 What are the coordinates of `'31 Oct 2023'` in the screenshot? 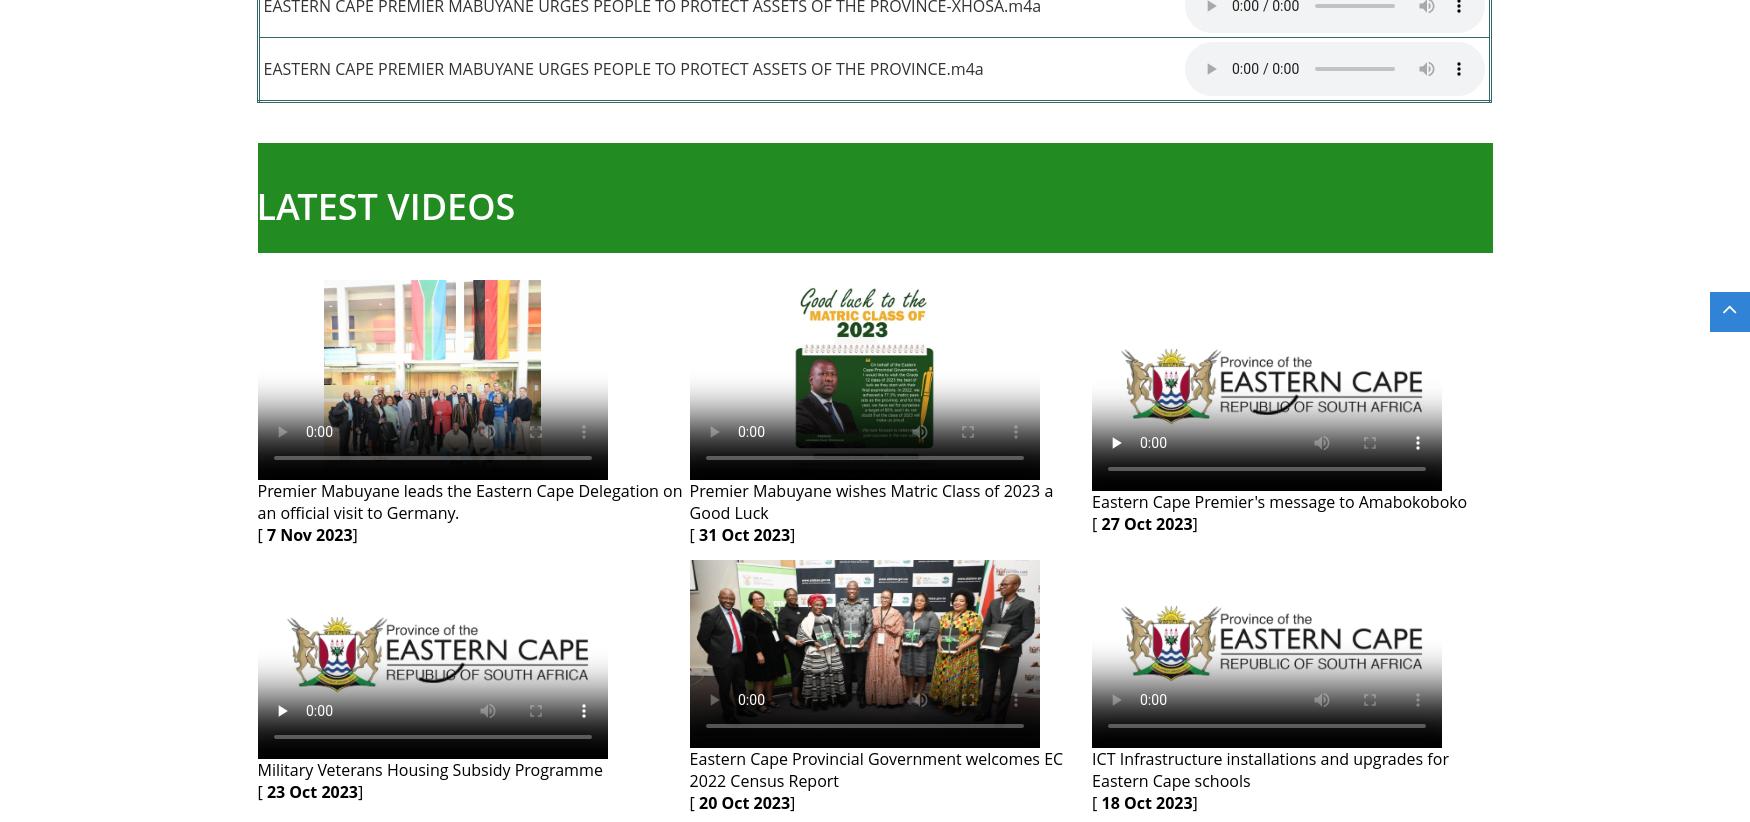 It's located at (744, 532).